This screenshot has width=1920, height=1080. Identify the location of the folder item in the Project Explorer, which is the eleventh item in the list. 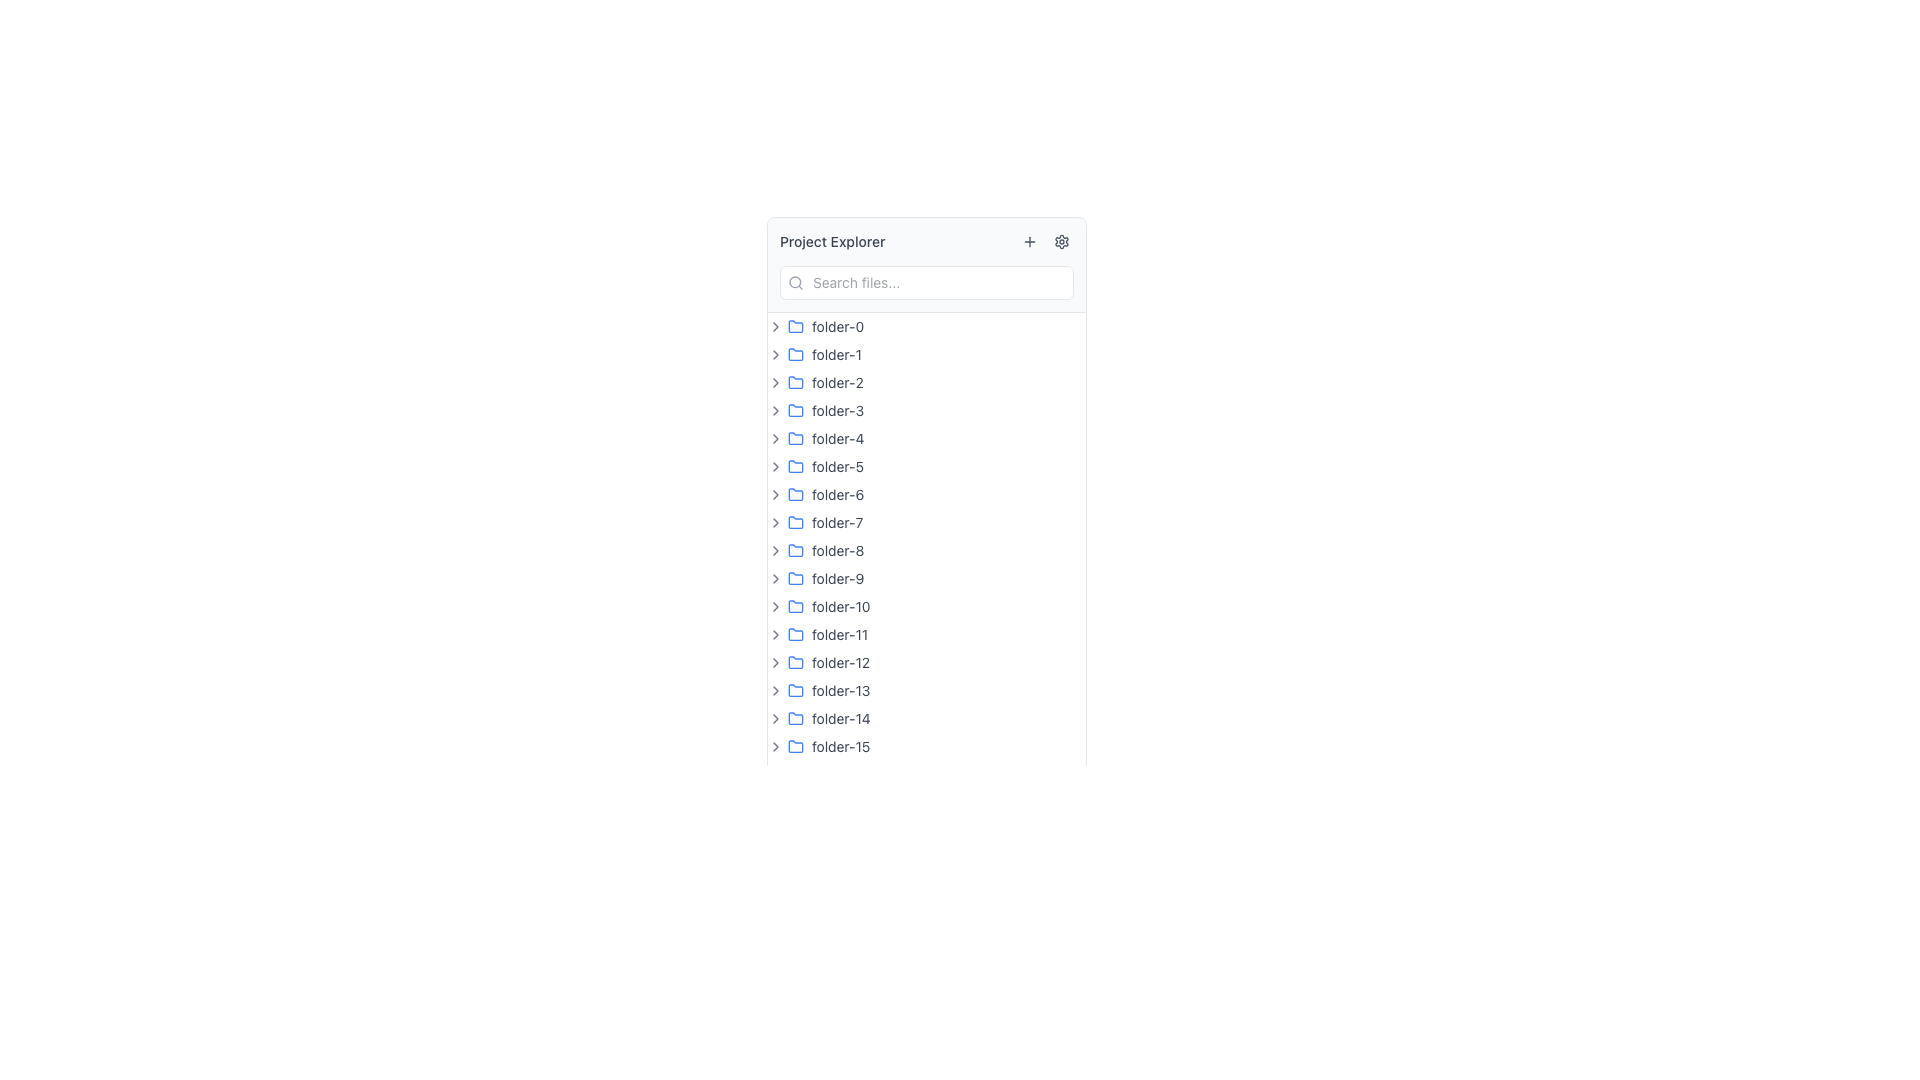
(925, 635).